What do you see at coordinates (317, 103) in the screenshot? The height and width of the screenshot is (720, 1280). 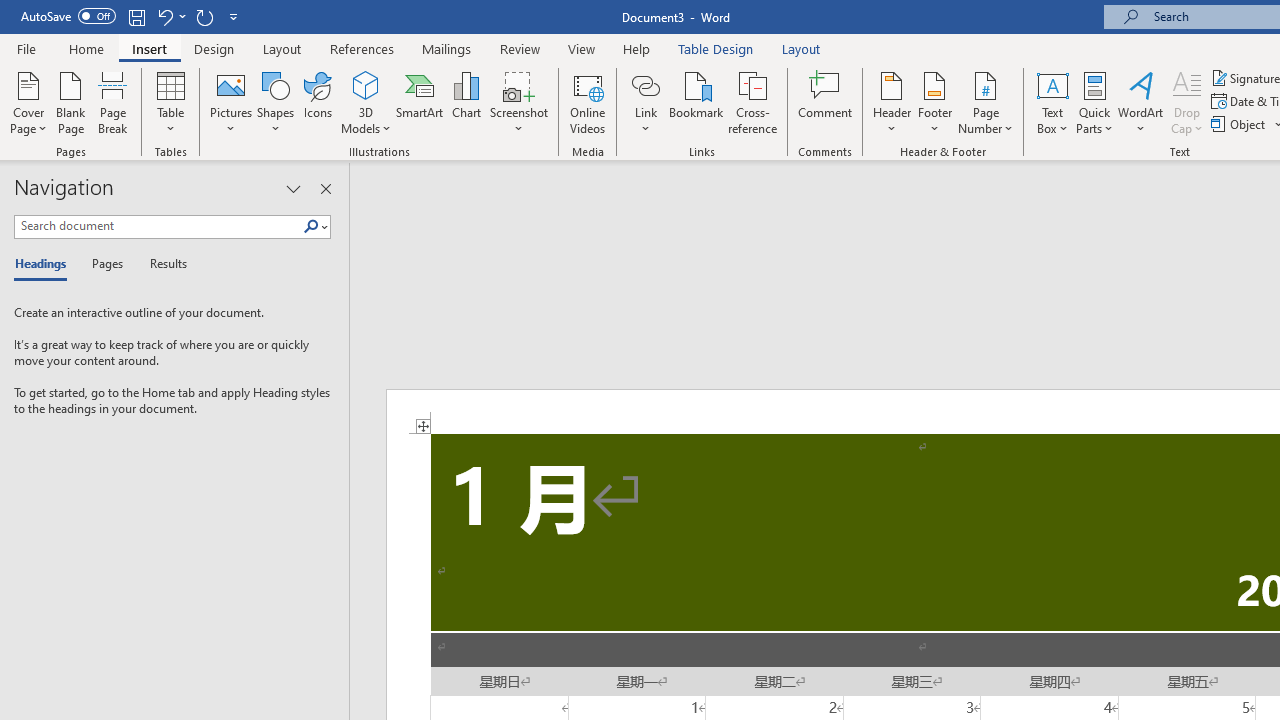 I see `'Icons'` at bounding box center [317, 103].